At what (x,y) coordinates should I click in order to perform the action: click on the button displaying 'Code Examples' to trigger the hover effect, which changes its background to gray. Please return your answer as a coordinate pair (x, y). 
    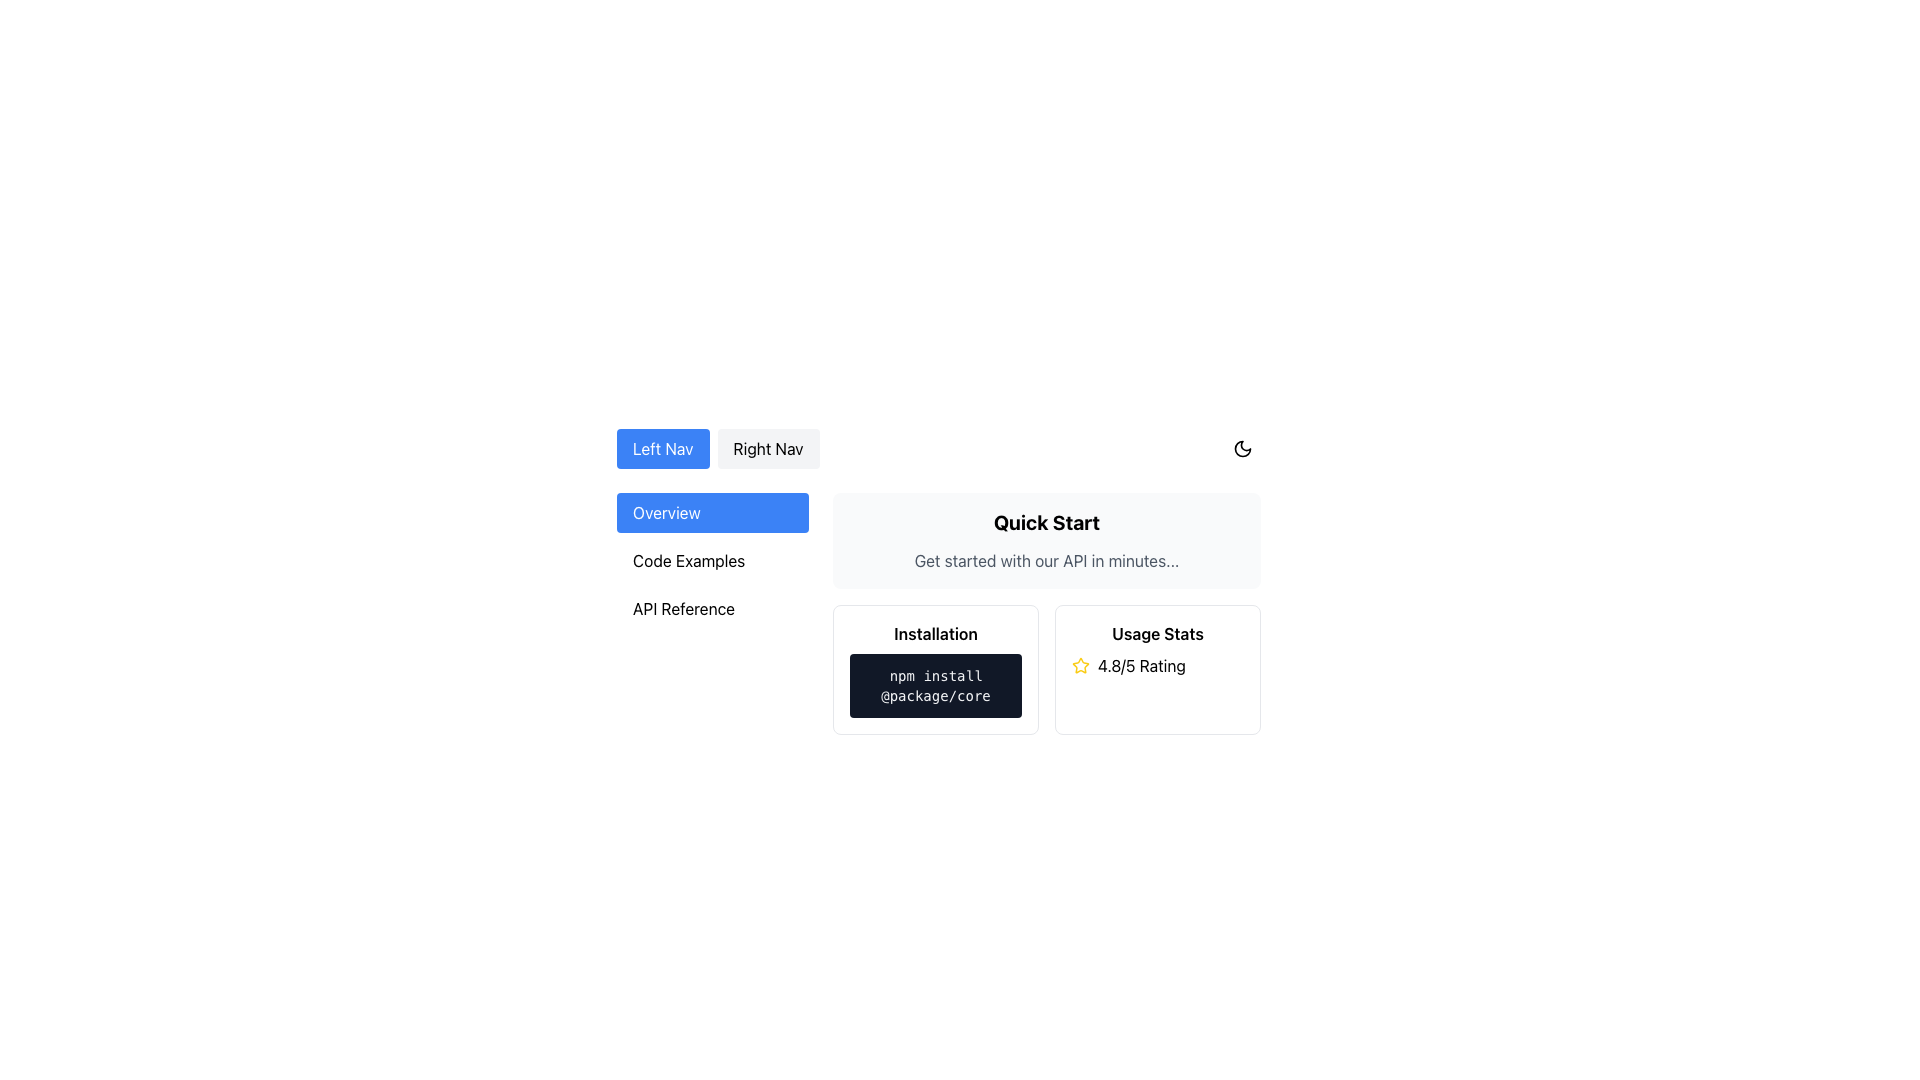
    Looking at the image, I should click on (713, 560).